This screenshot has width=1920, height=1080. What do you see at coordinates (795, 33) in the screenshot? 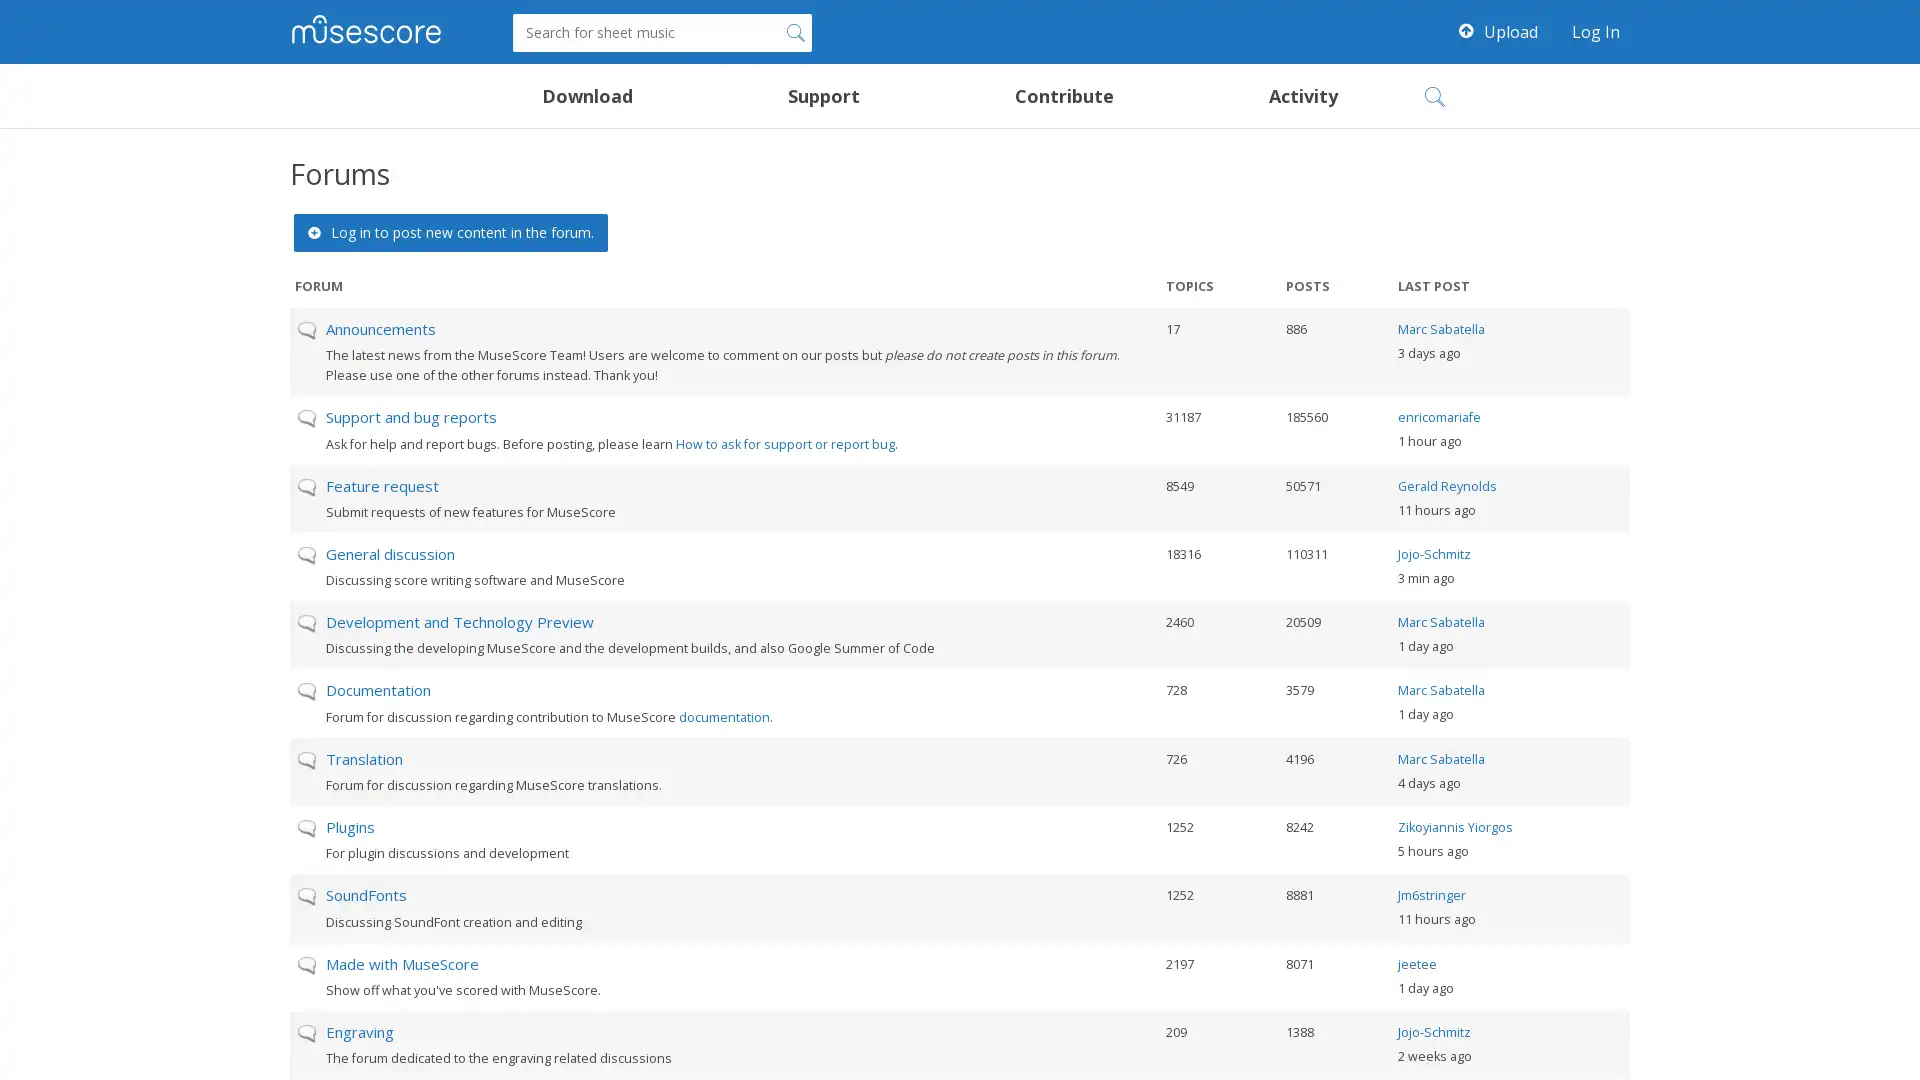
I see `Search` at bounding box center [795, 33].